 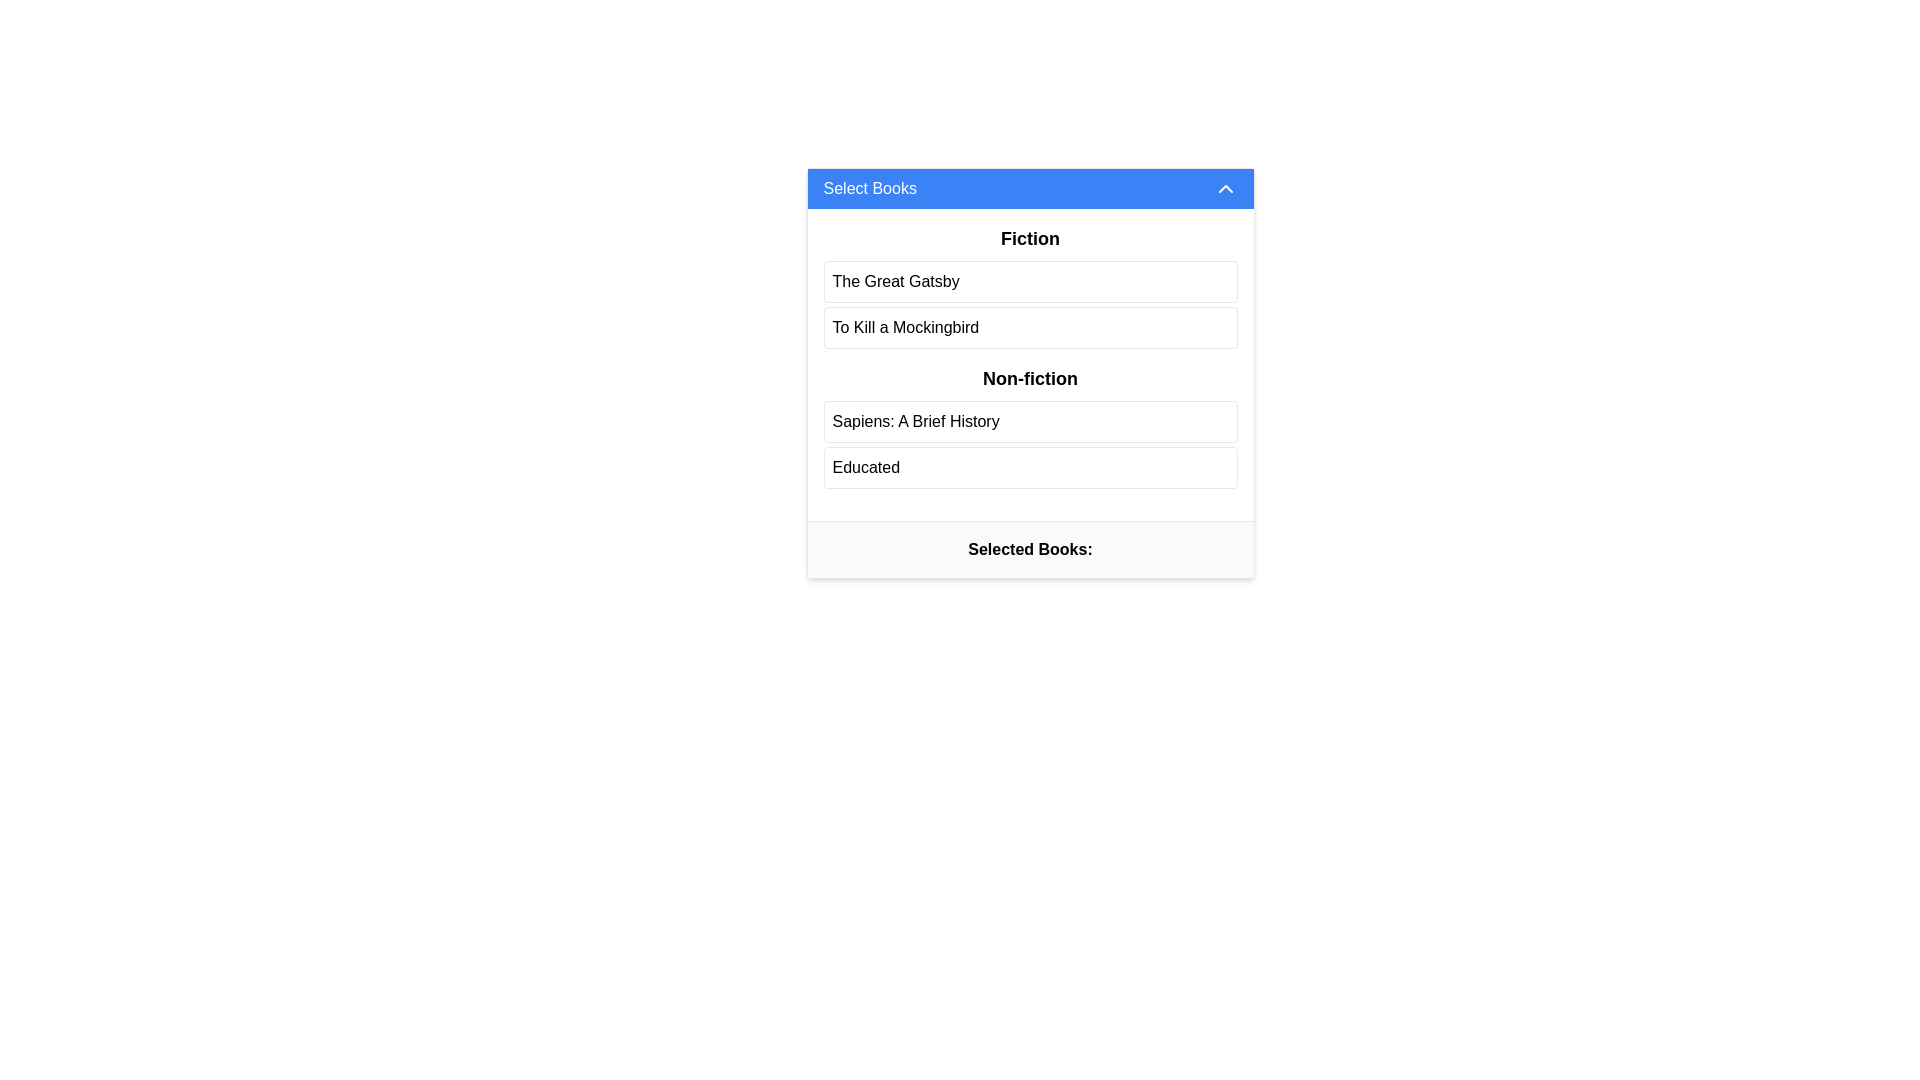 I want to click on displayed text of the bold heading element, 'Selected Books:', which is centered at the bottom of the component with a light gray background, so click(x=1030, y=549).